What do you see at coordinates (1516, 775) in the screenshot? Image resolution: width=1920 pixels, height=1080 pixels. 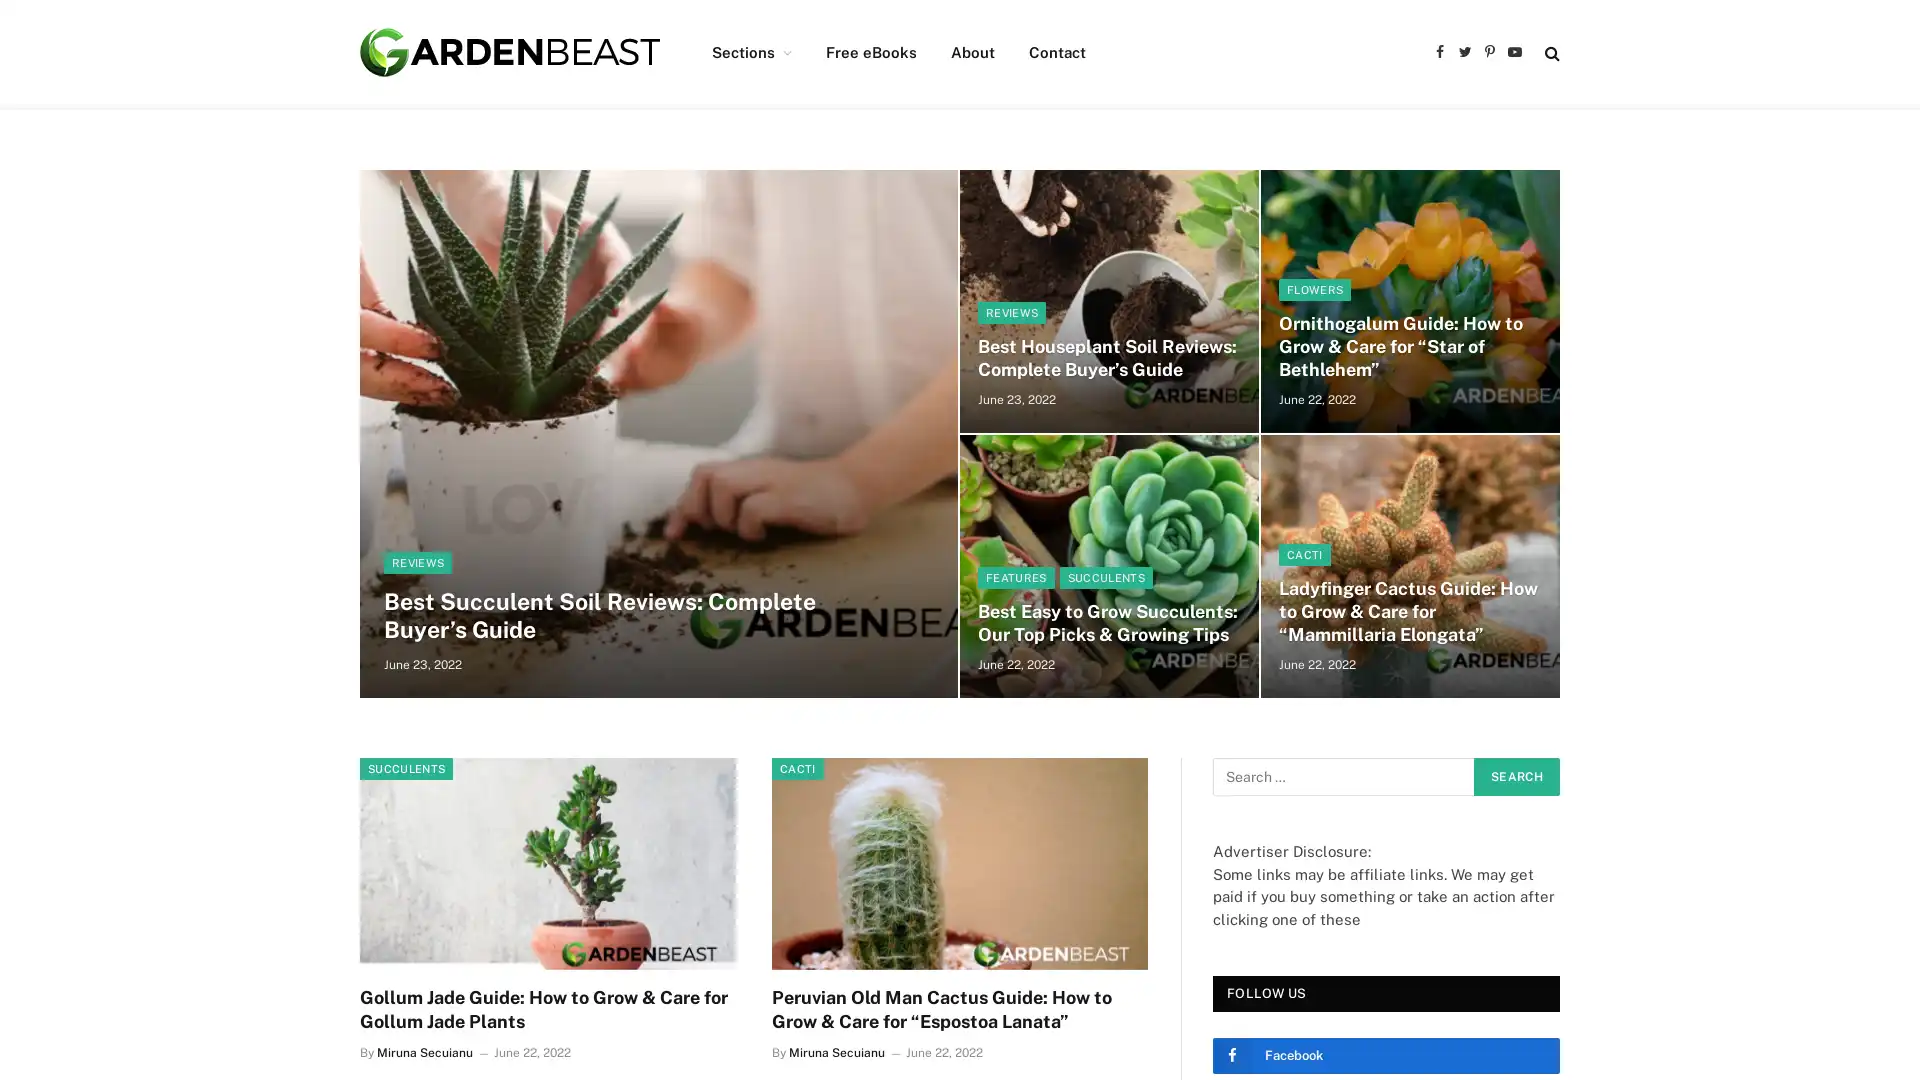 I see `Search` at bounding box center [1516, 775].